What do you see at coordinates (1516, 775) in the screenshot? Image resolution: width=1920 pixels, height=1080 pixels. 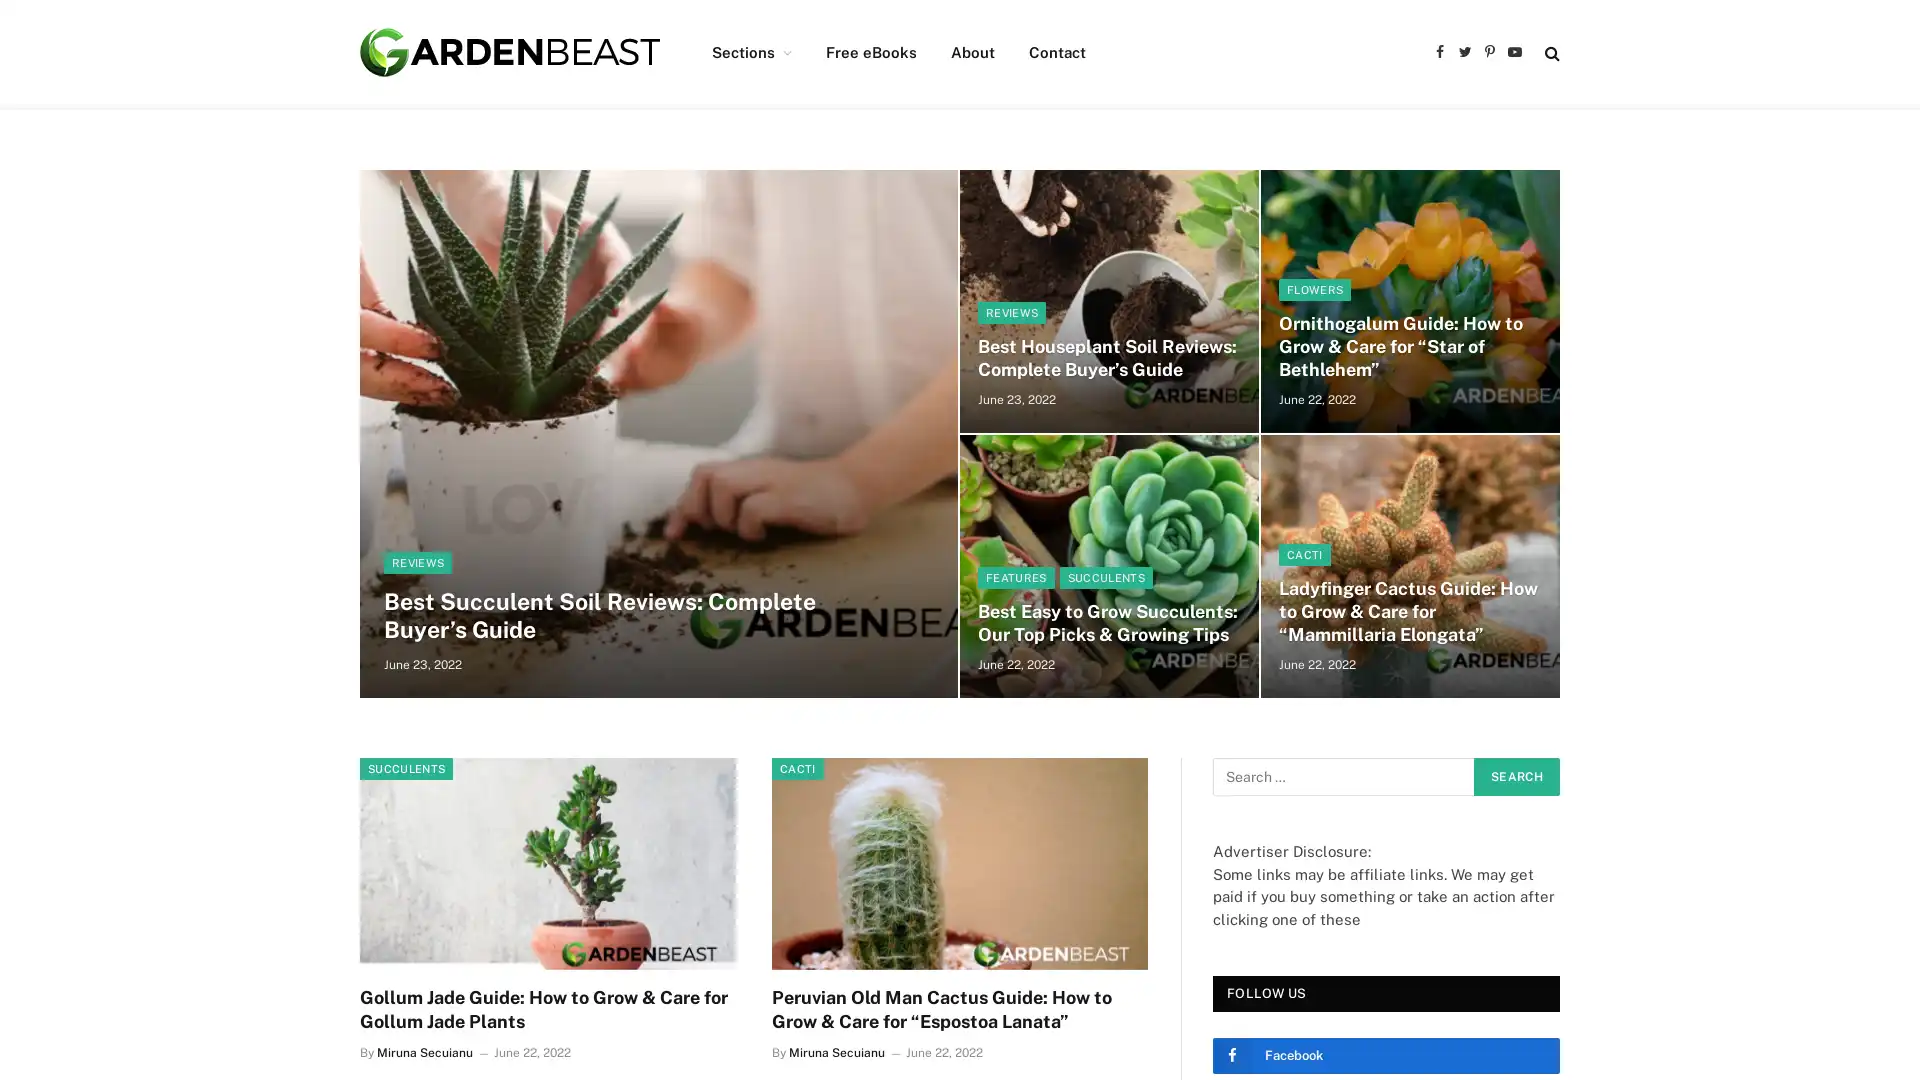 I see `Search` at bounding box center [1516, 775].